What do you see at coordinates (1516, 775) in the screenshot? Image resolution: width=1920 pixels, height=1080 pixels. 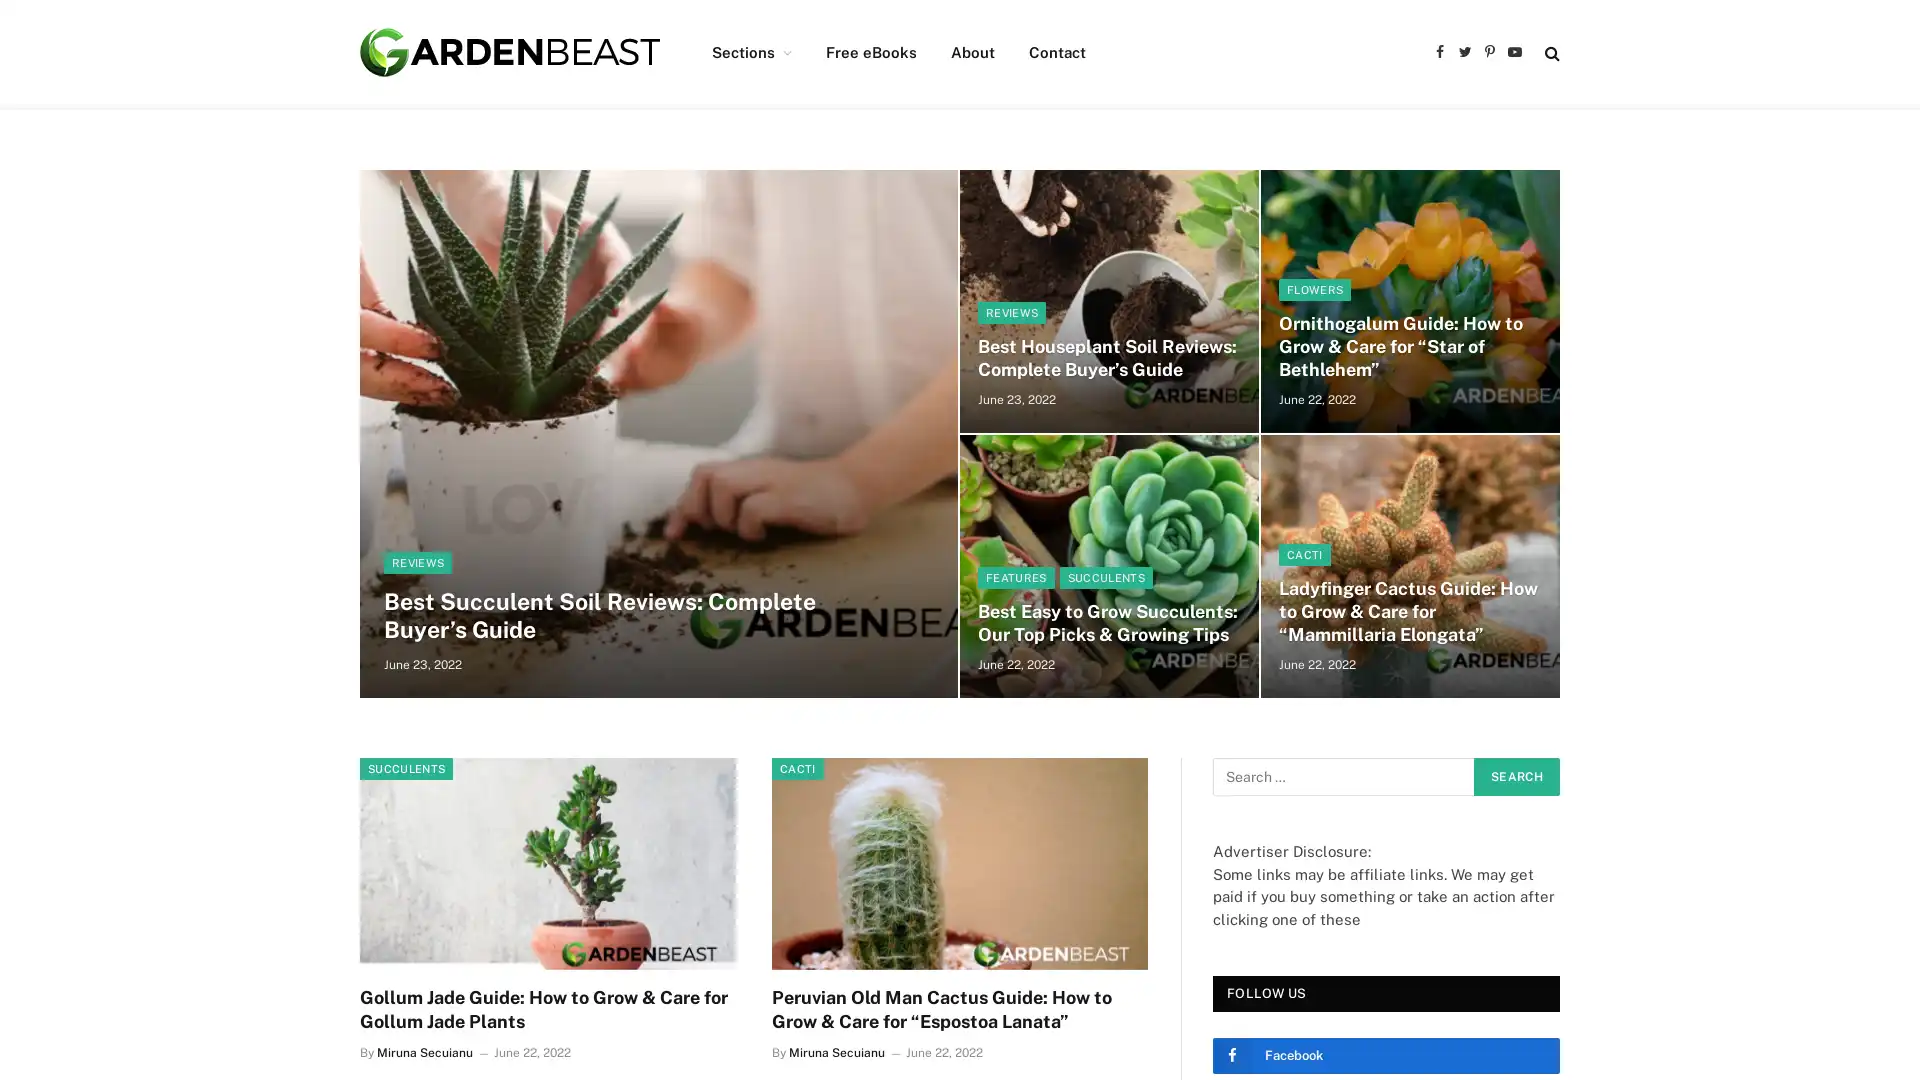 I see `Search` at bounding box center [1516, 775].